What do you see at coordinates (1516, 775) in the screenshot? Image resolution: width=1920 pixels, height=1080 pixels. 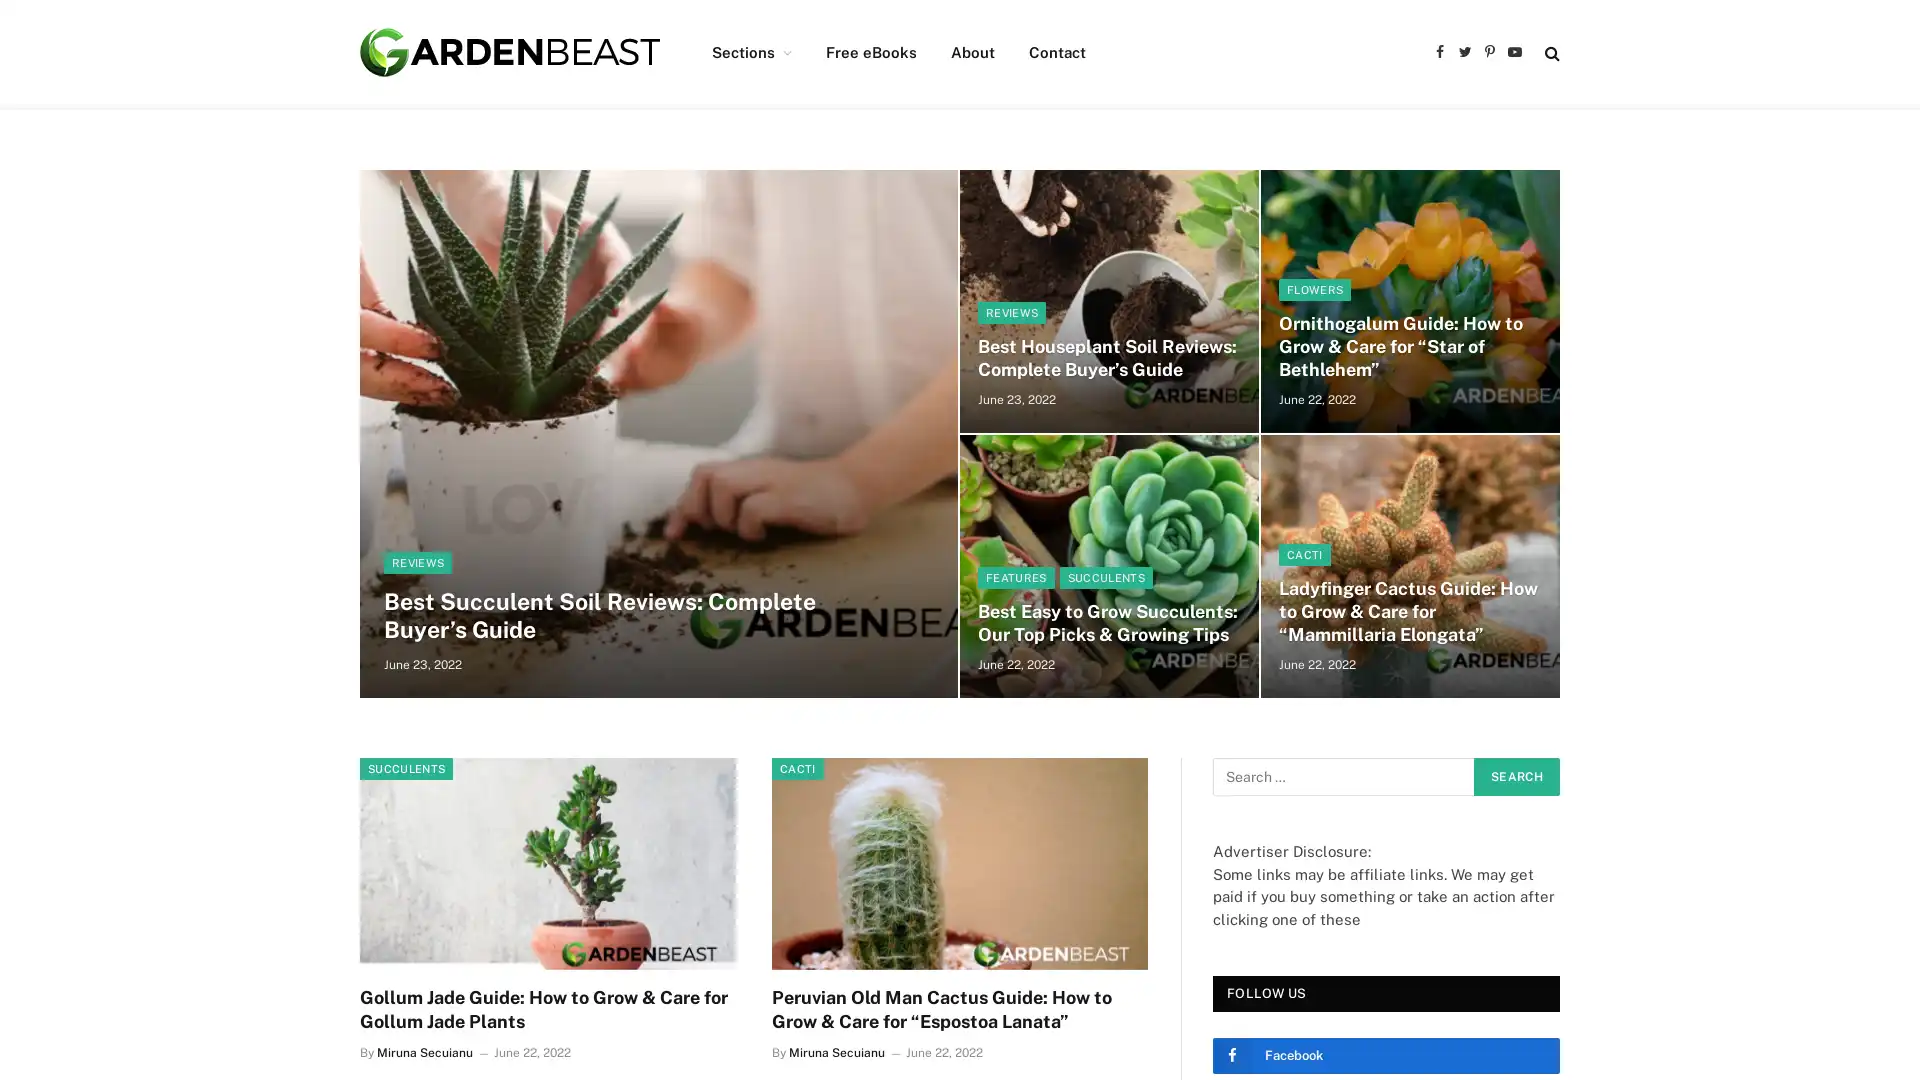 I see `Search` at bounding box center [1516, 775].